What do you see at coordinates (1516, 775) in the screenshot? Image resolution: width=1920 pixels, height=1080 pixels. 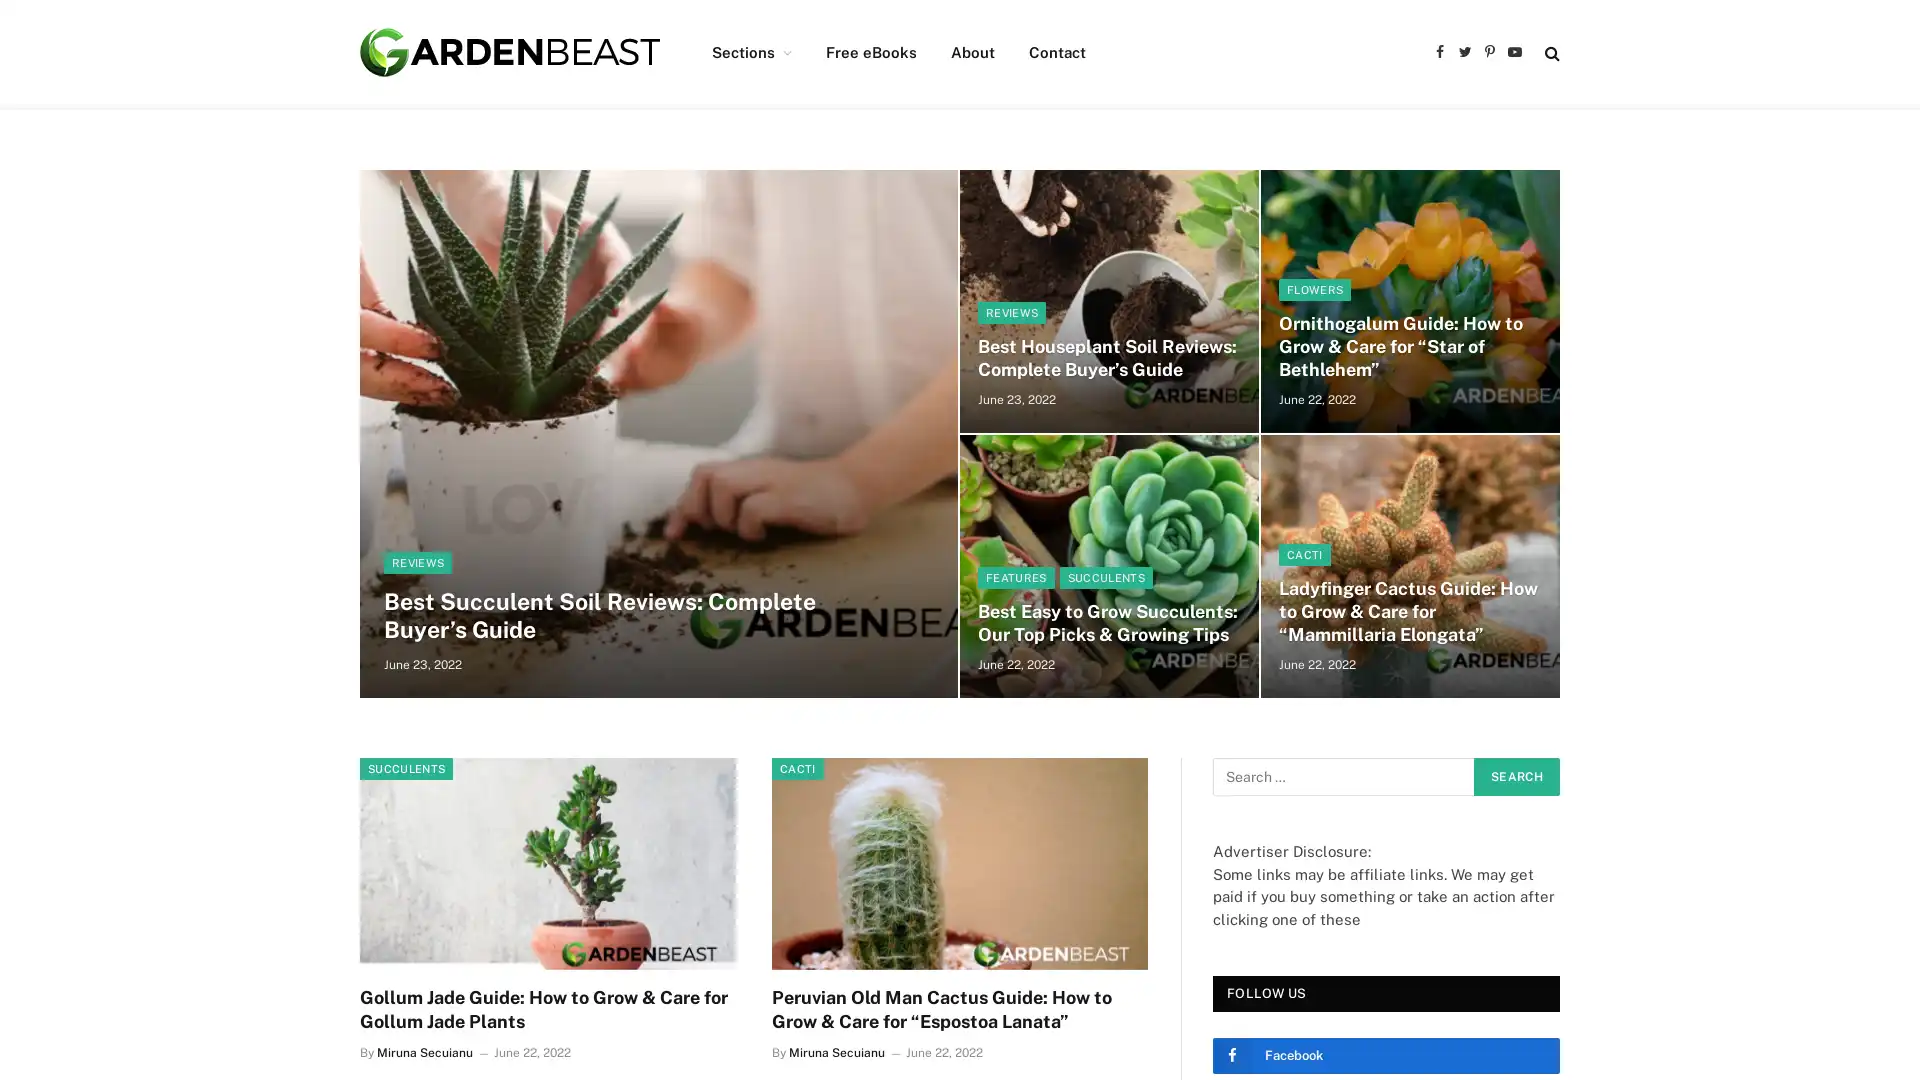 I see `Search` at bounding box center [1516, 775].